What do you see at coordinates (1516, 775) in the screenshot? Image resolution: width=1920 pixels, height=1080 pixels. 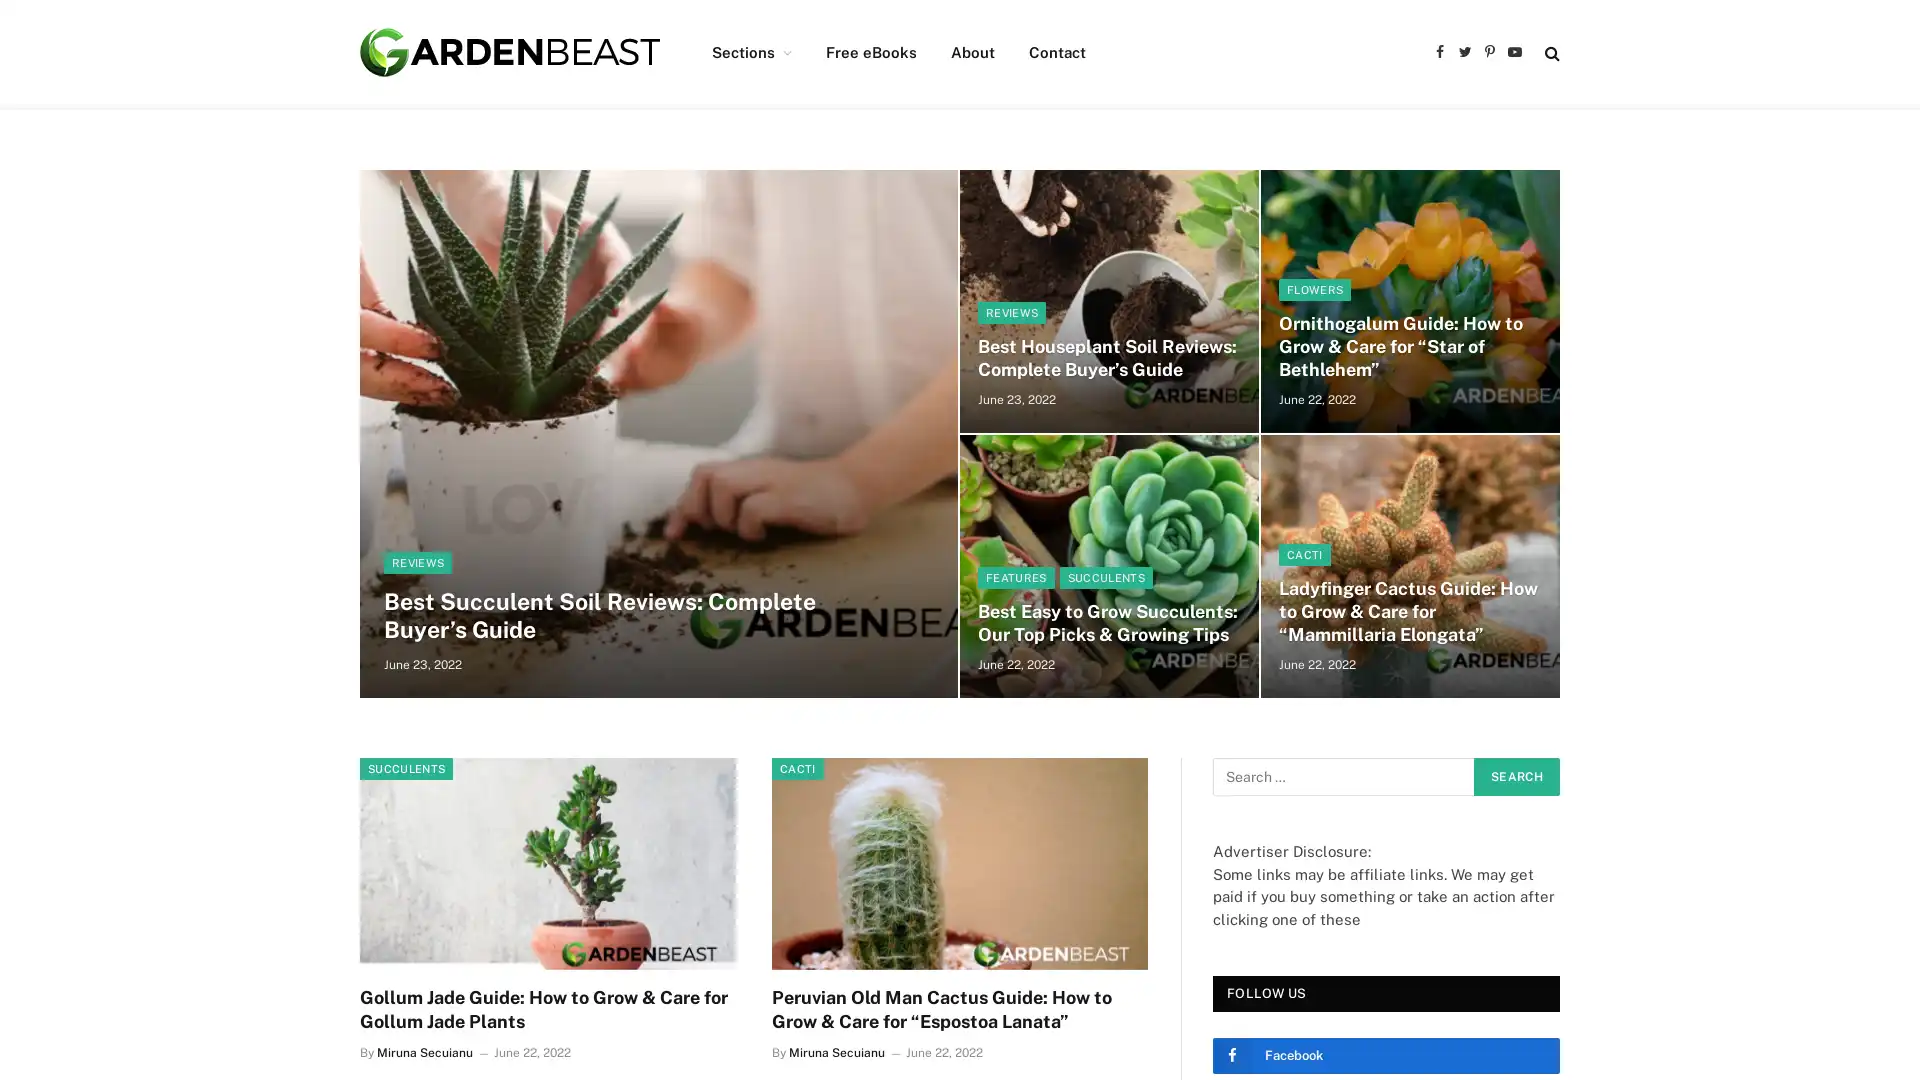 I see `Search` at bounding box center [1516, 775].